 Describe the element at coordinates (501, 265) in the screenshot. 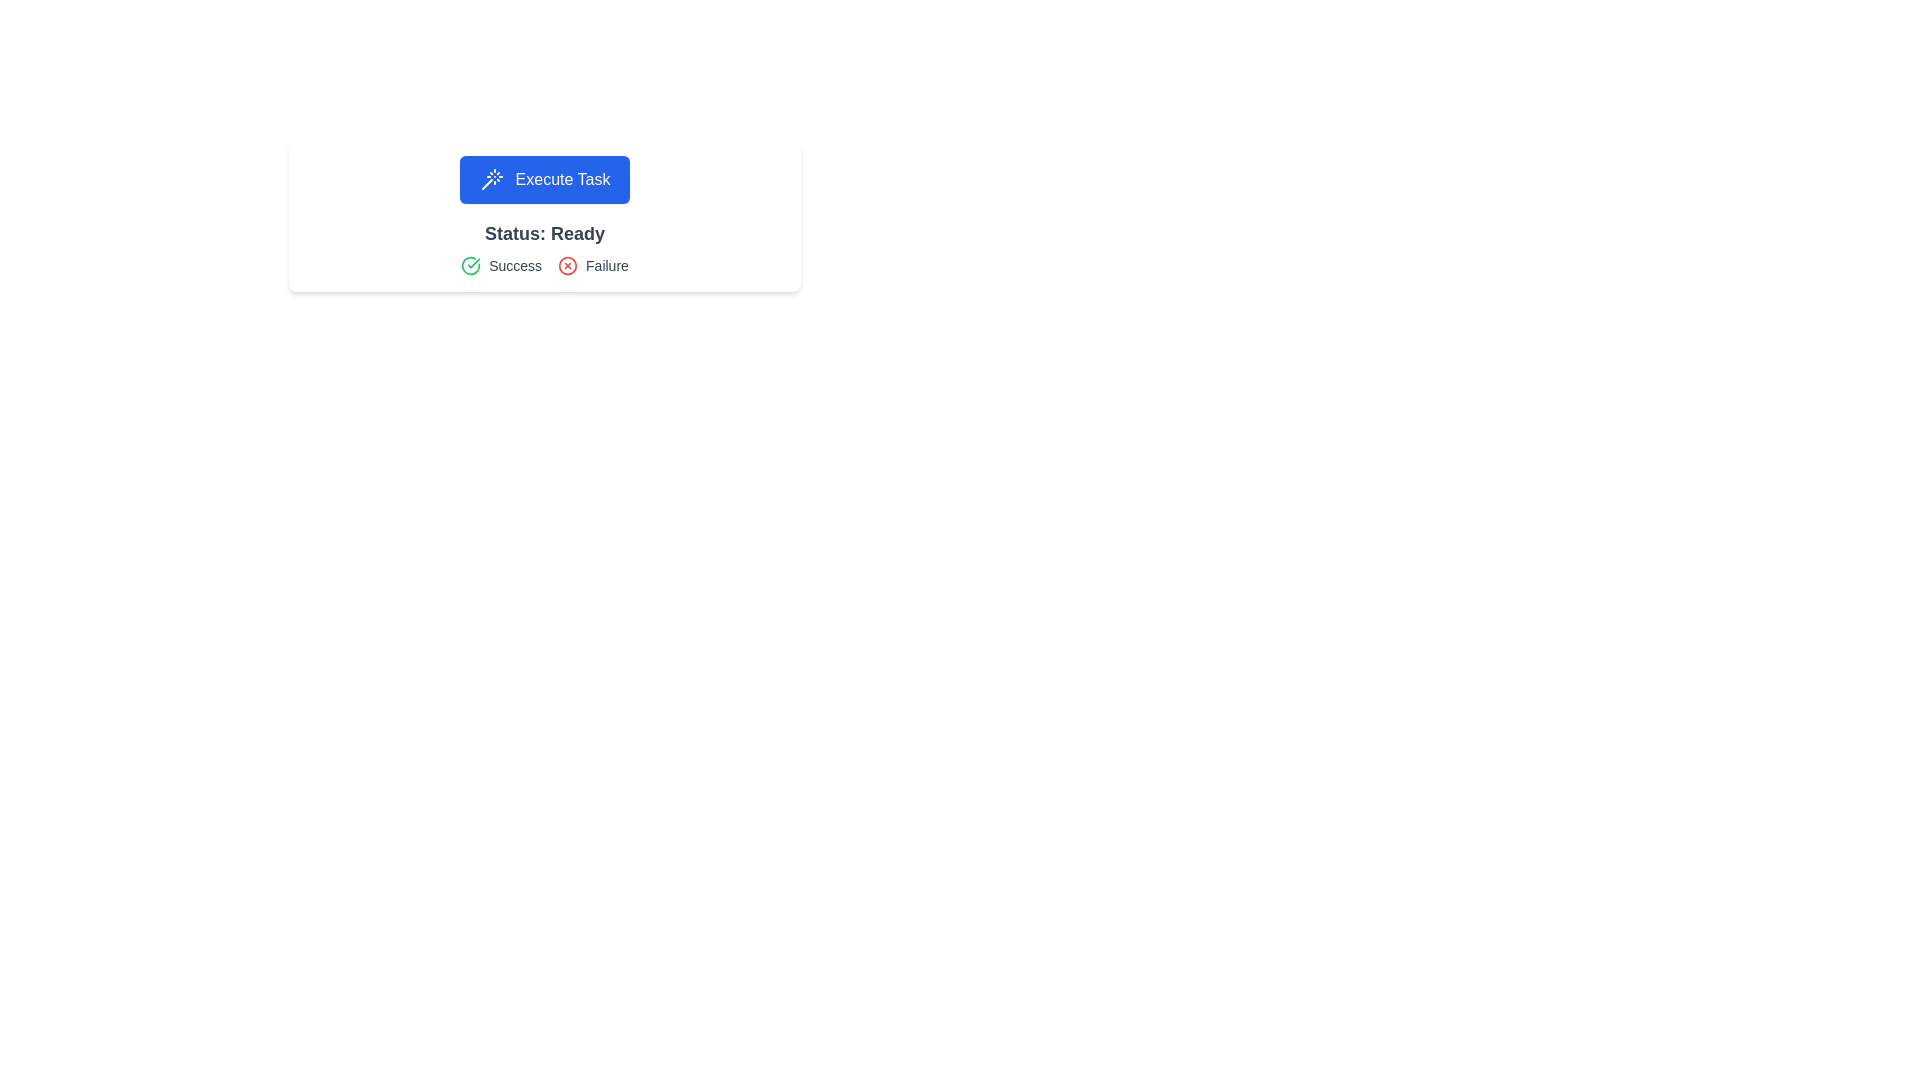

I see `the 'Success' status indicator, which is the first element among its siblings, located at the center-bottom of the interface, combining an icon and a text label` at that location.